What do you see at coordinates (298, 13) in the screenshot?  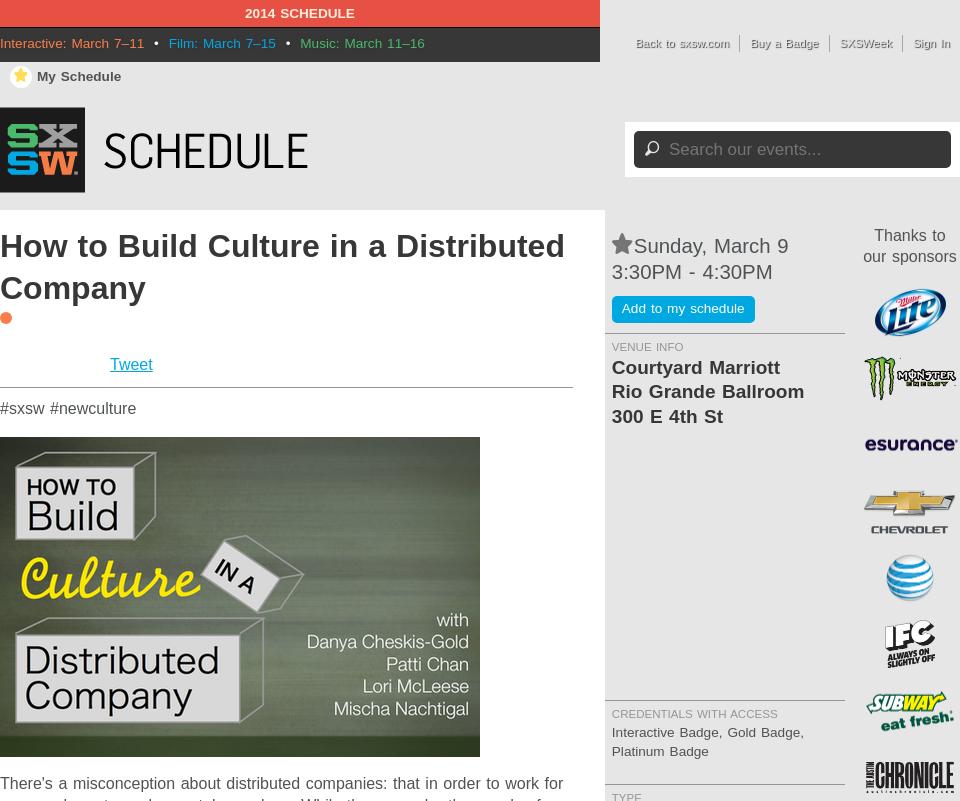 I see `'2014 Schedule'` at bounding box center [298, 13].